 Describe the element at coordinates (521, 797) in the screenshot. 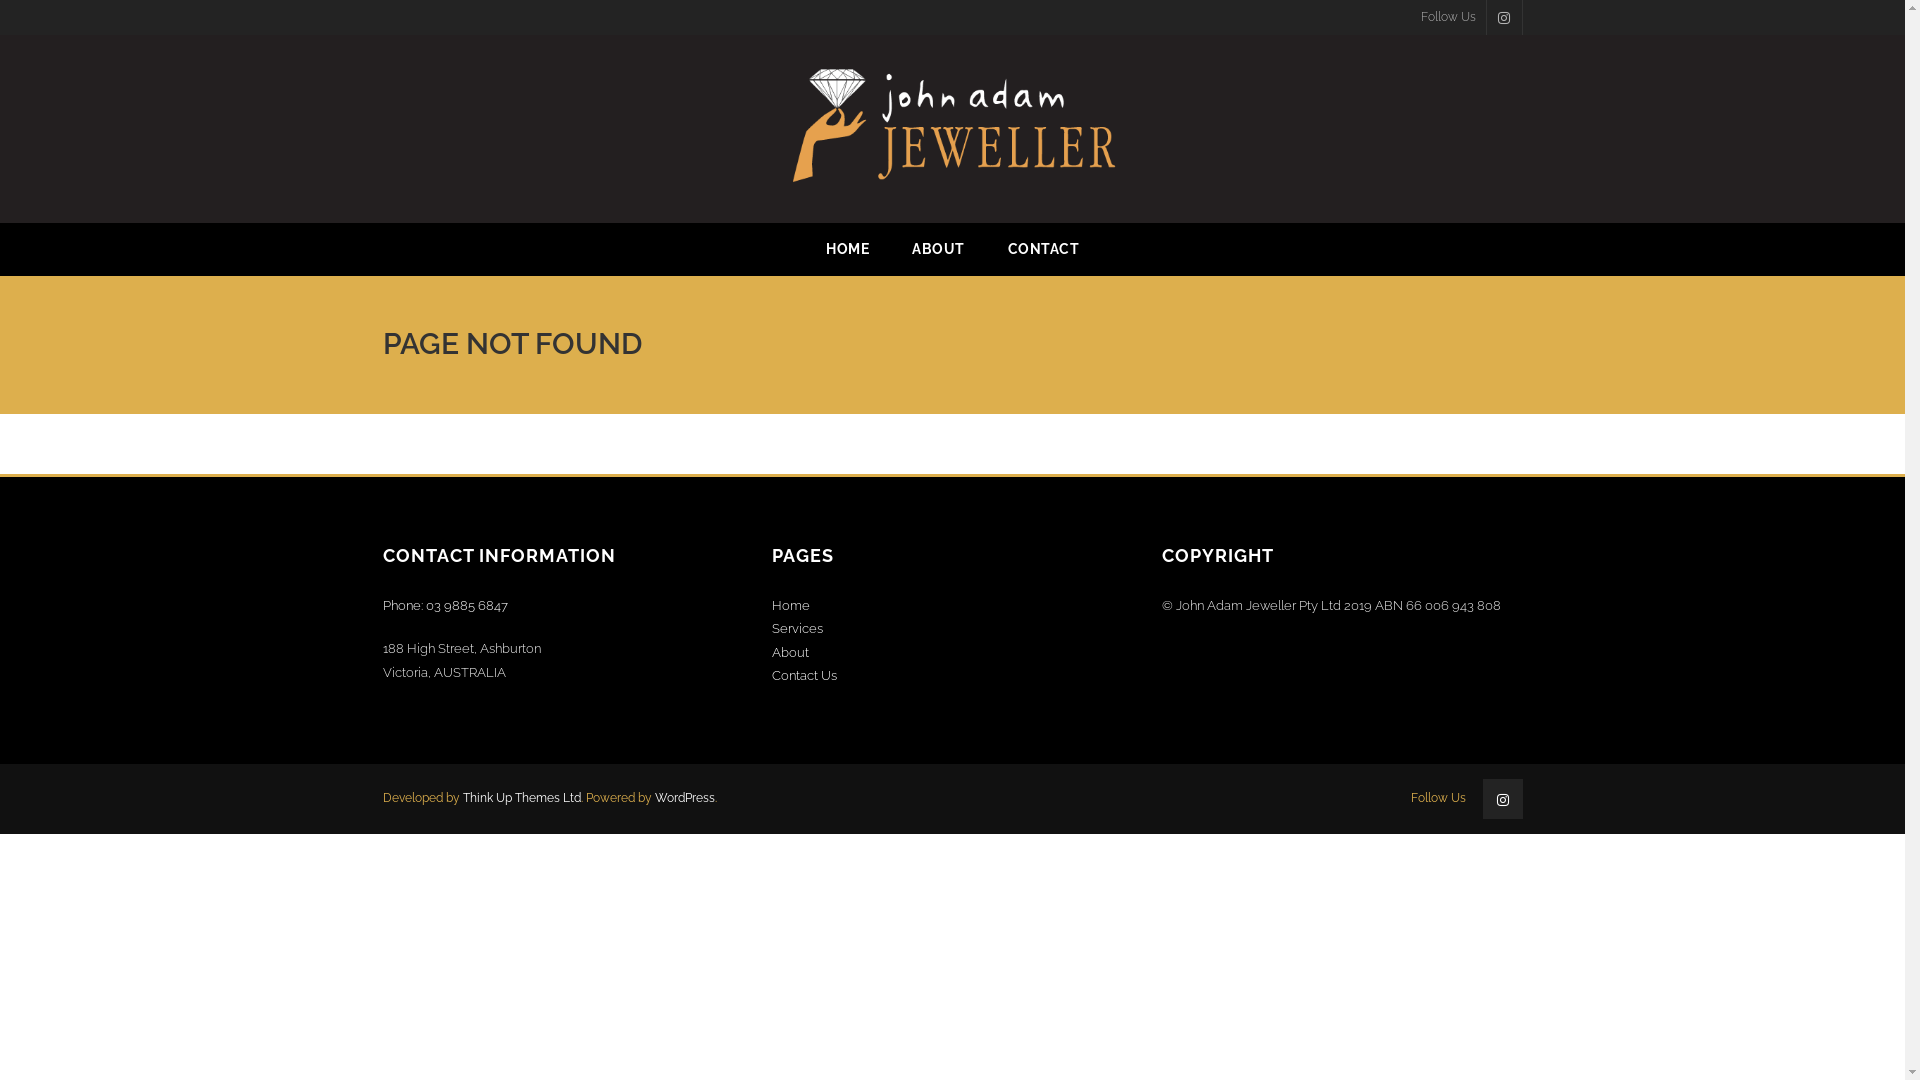

I see `'Think Up Themes Ltd'` at that location.